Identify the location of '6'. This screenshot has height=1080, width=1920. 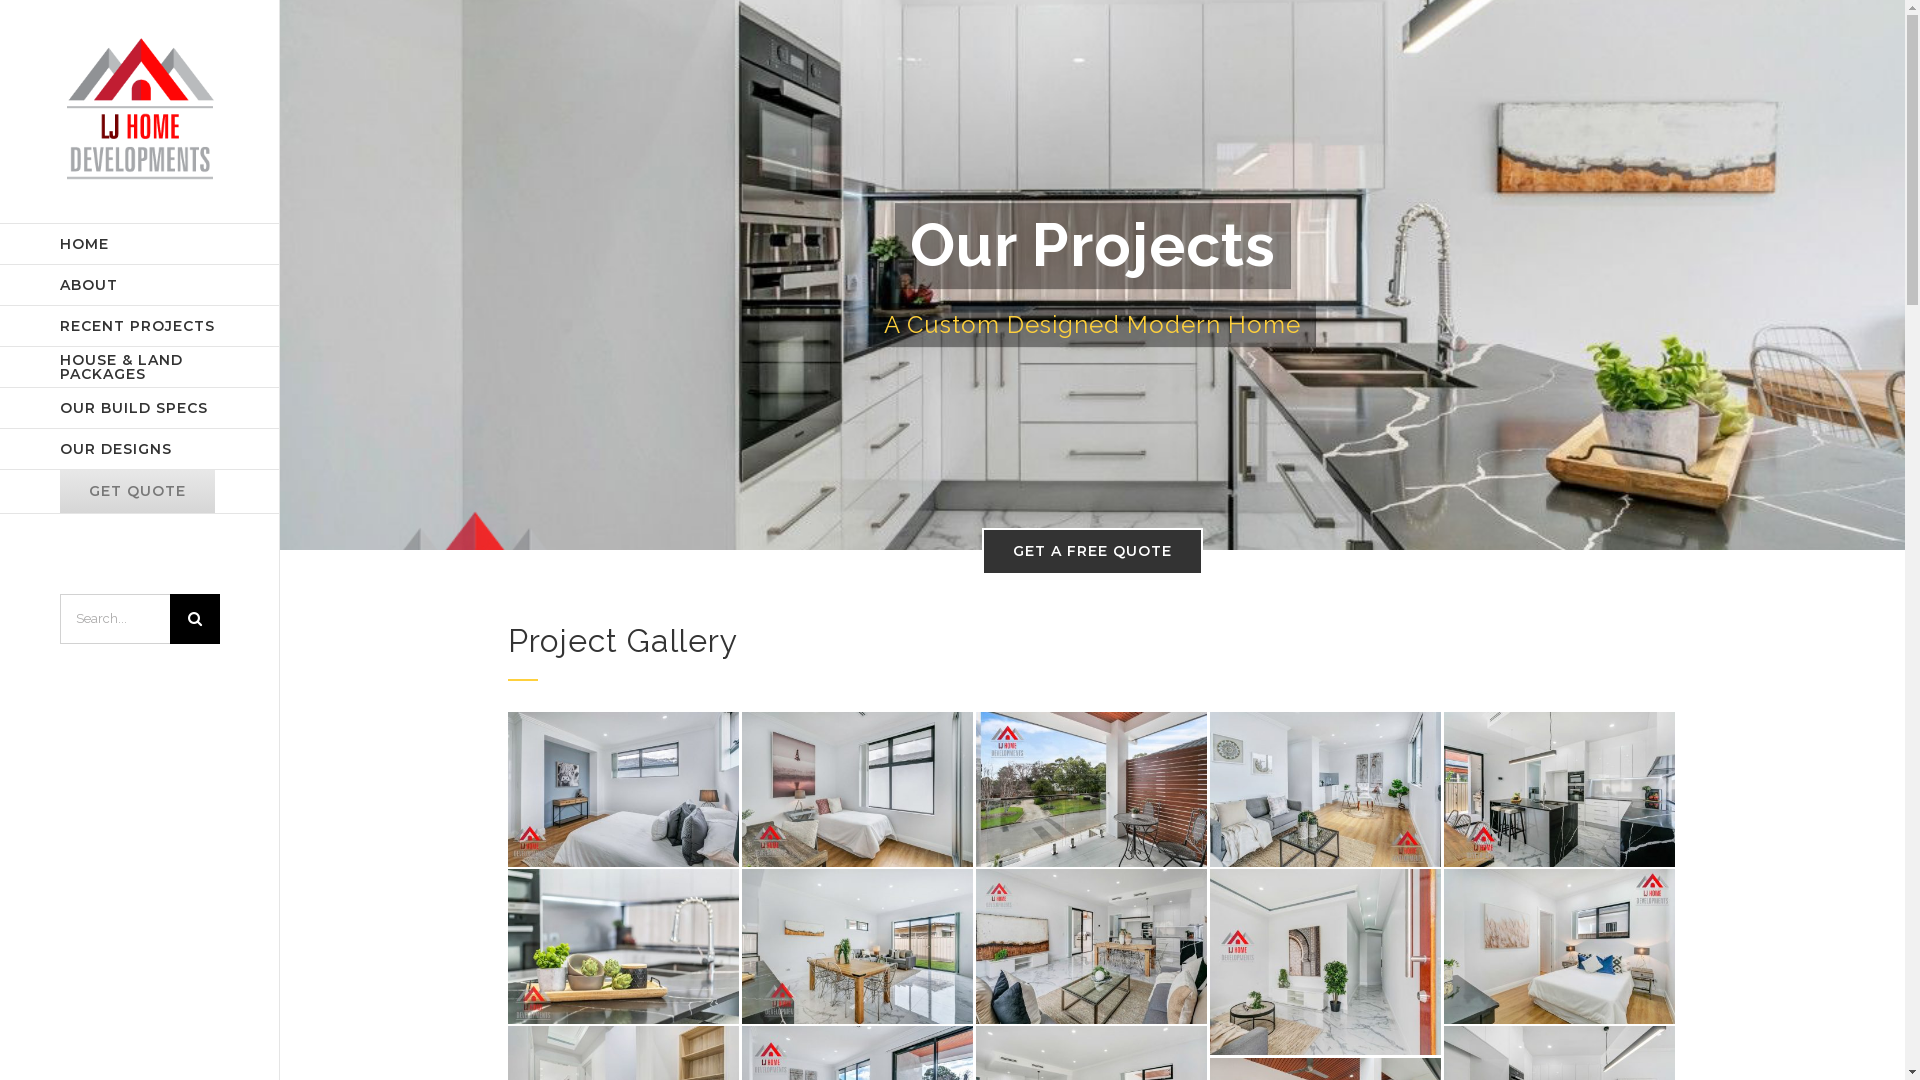
(857, 945).